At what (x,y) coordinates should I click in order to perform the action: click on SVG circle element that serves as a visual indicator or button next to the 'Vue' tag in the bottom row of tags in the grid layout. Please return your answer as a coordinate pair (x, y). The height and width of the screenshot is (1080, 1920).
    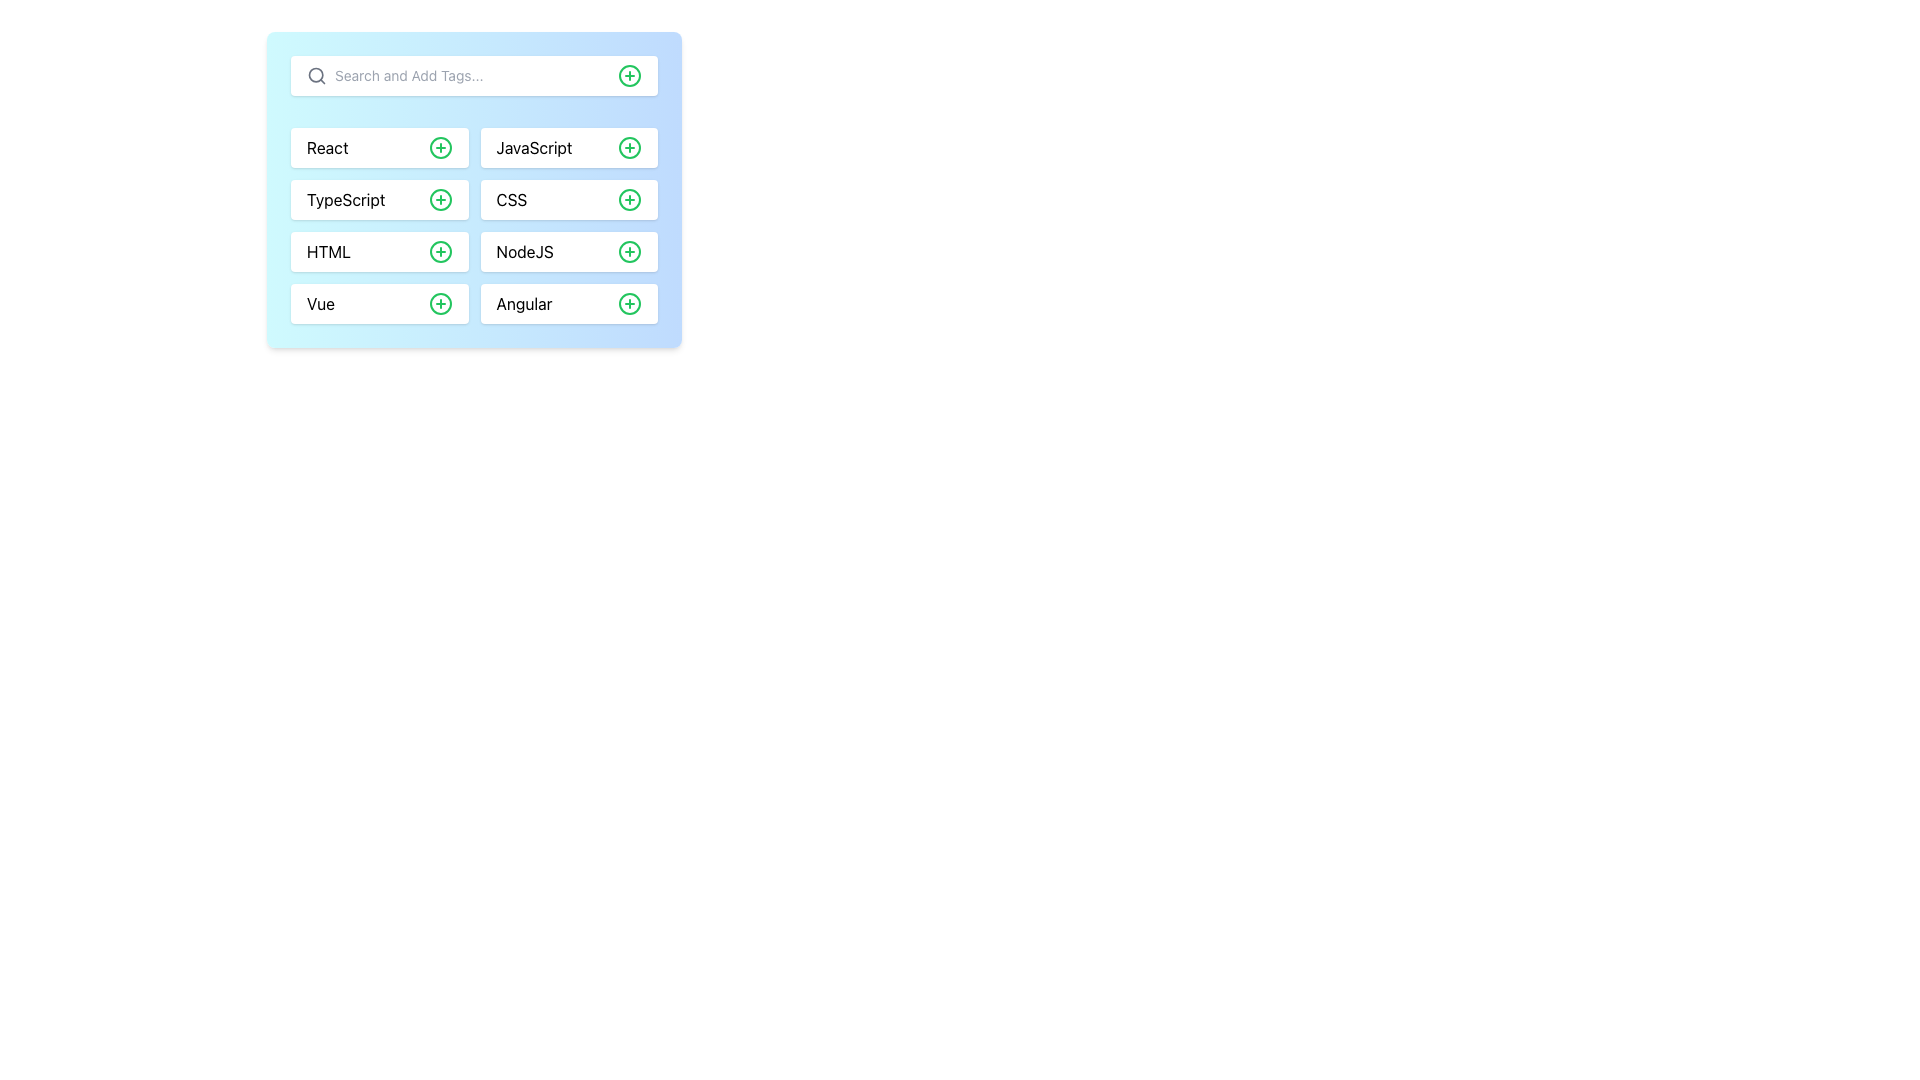
    Looking at the image, I should click on (439, 304).